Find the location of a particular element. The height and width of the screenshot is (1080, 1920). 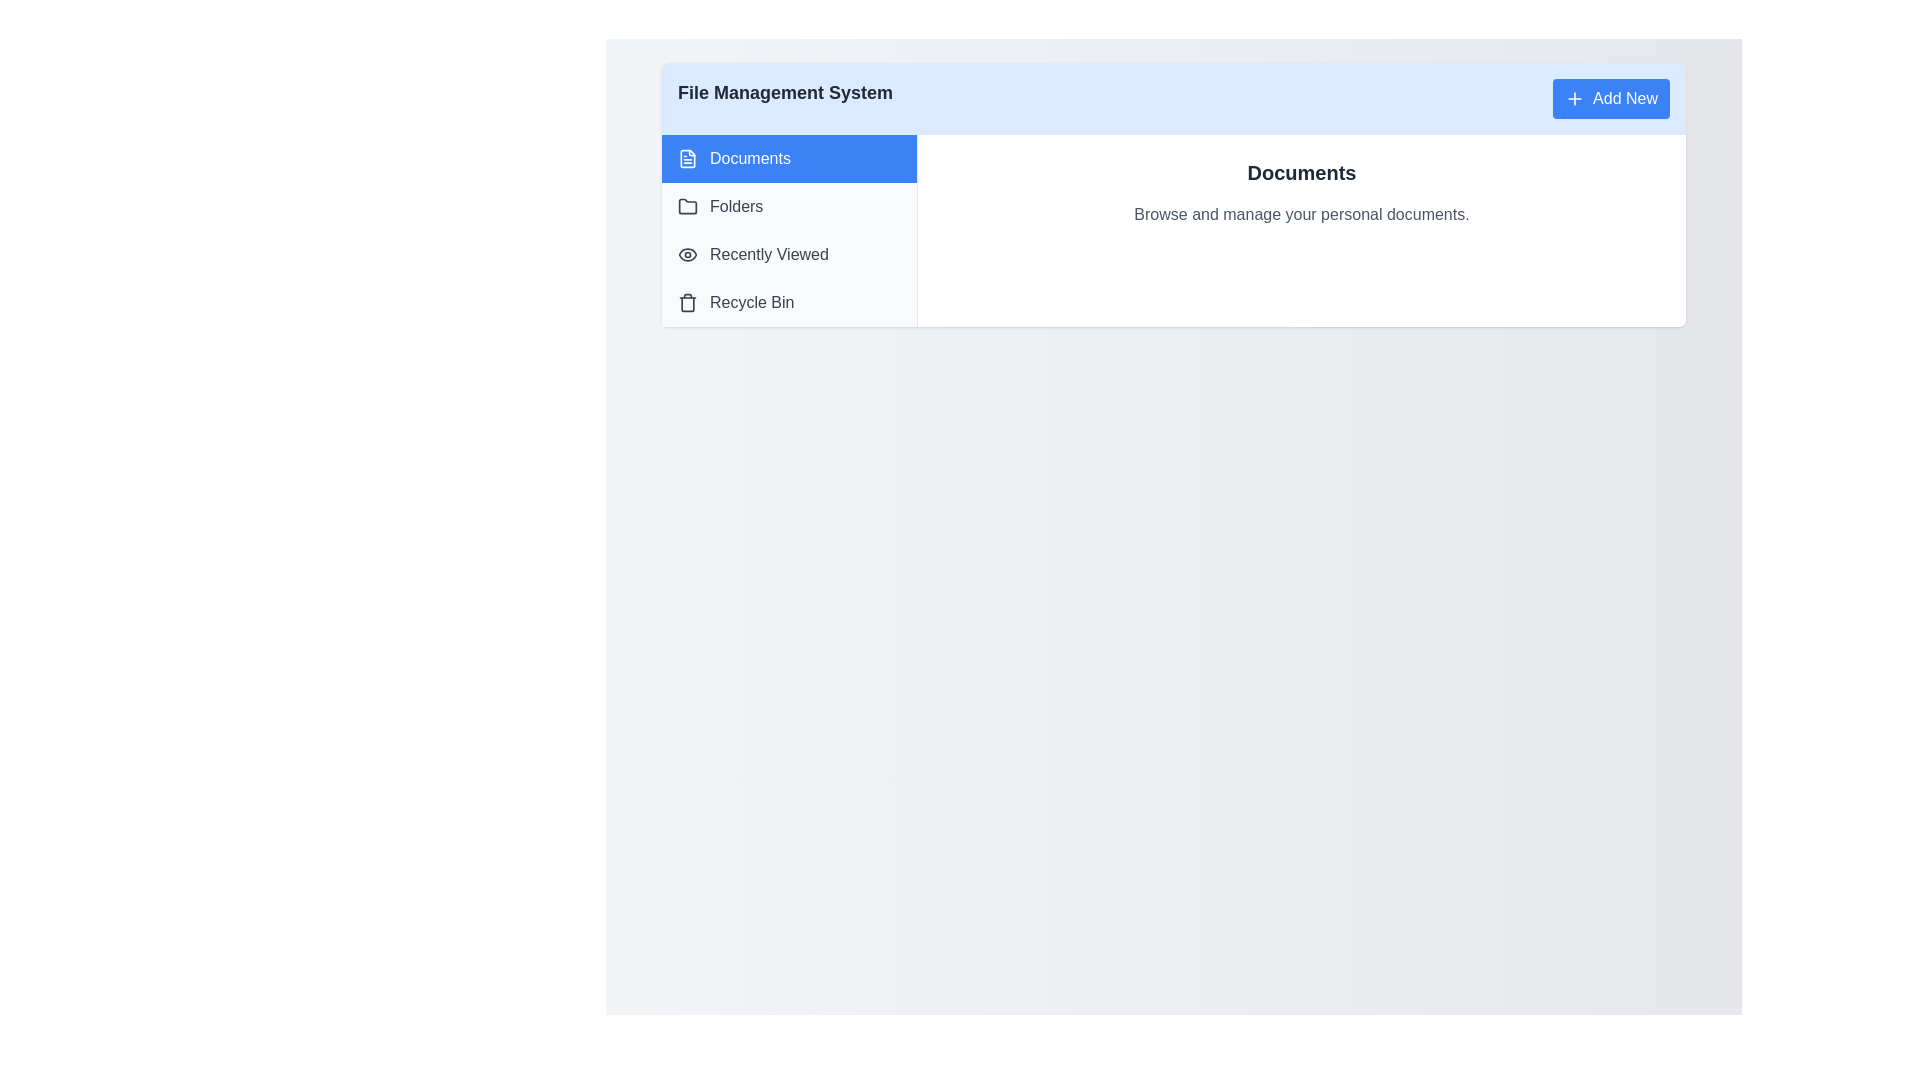

the navigation button at the top left of the sidebar that links to the documents section of the application is located at coordinates (788, 157).